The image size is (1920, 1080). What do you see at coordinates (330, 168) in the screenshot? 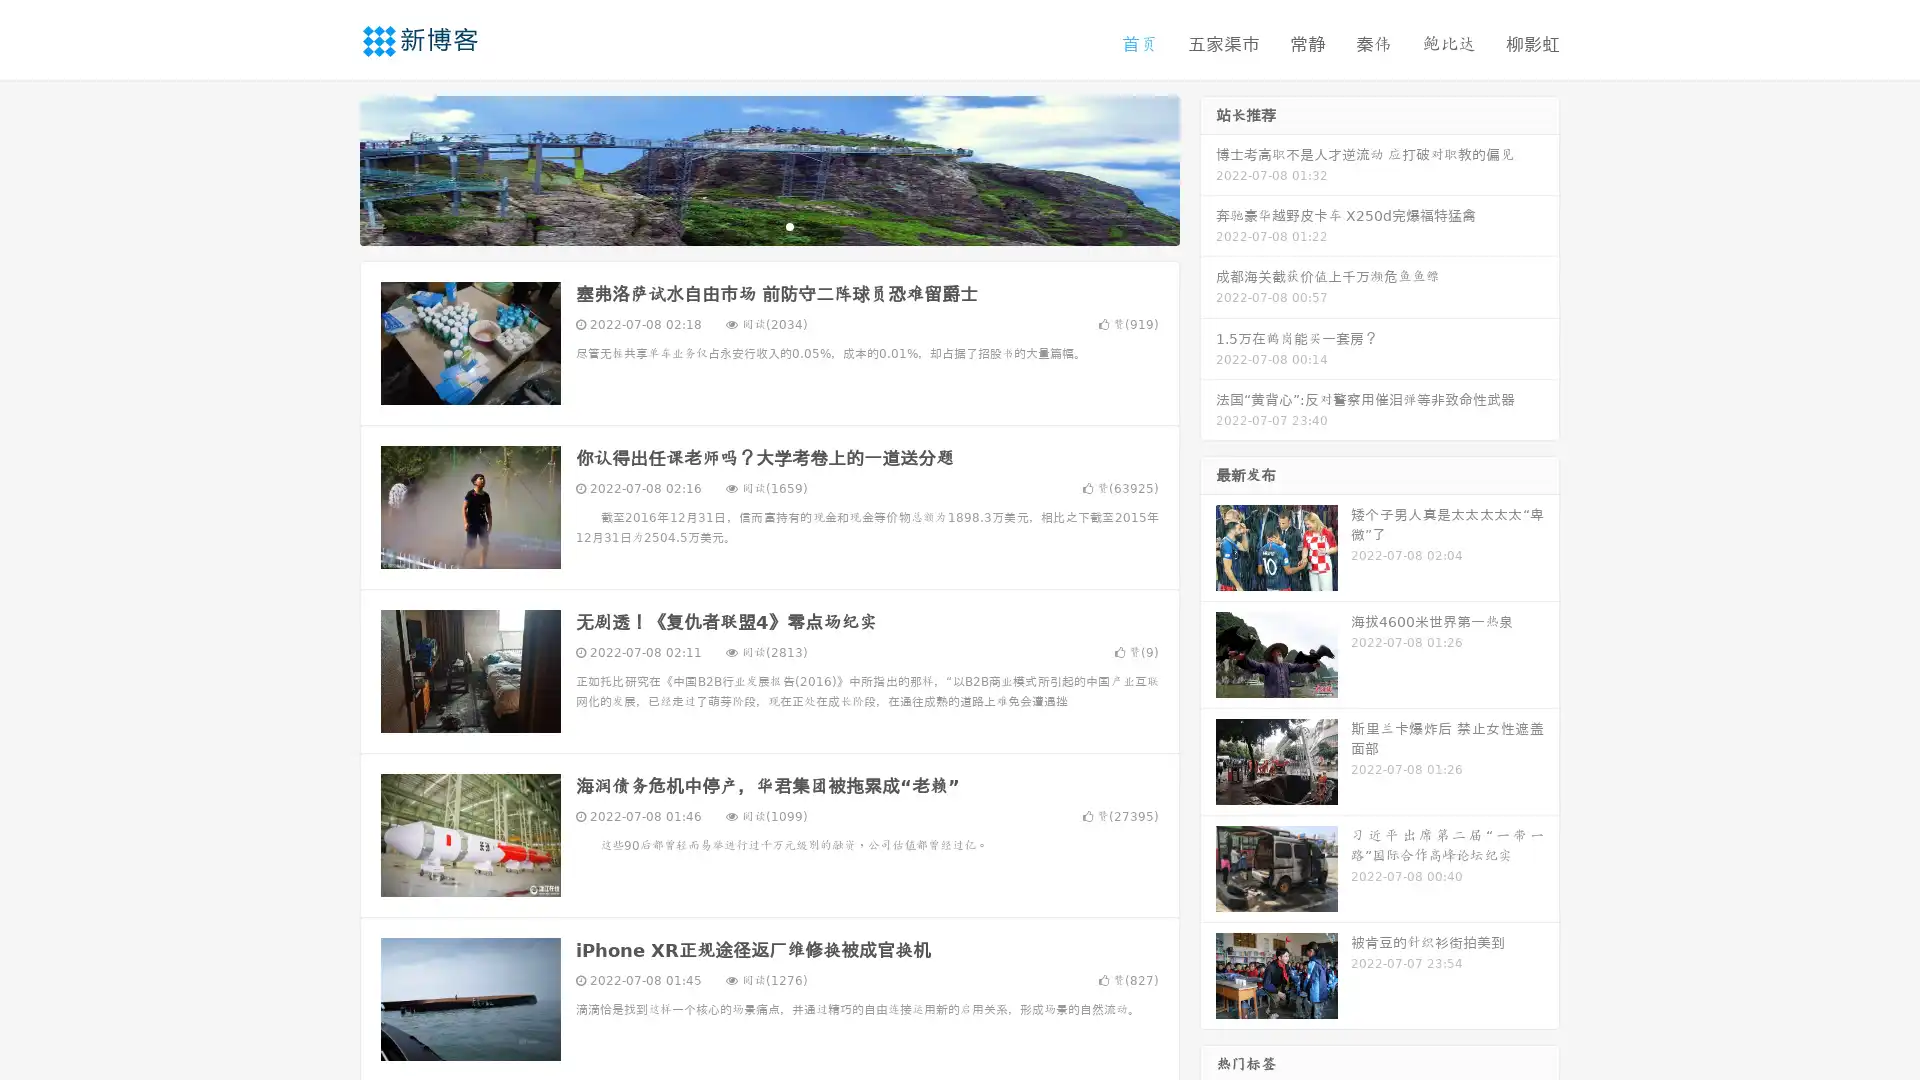
I see `Previous slide` at bounding box center [330, 168].